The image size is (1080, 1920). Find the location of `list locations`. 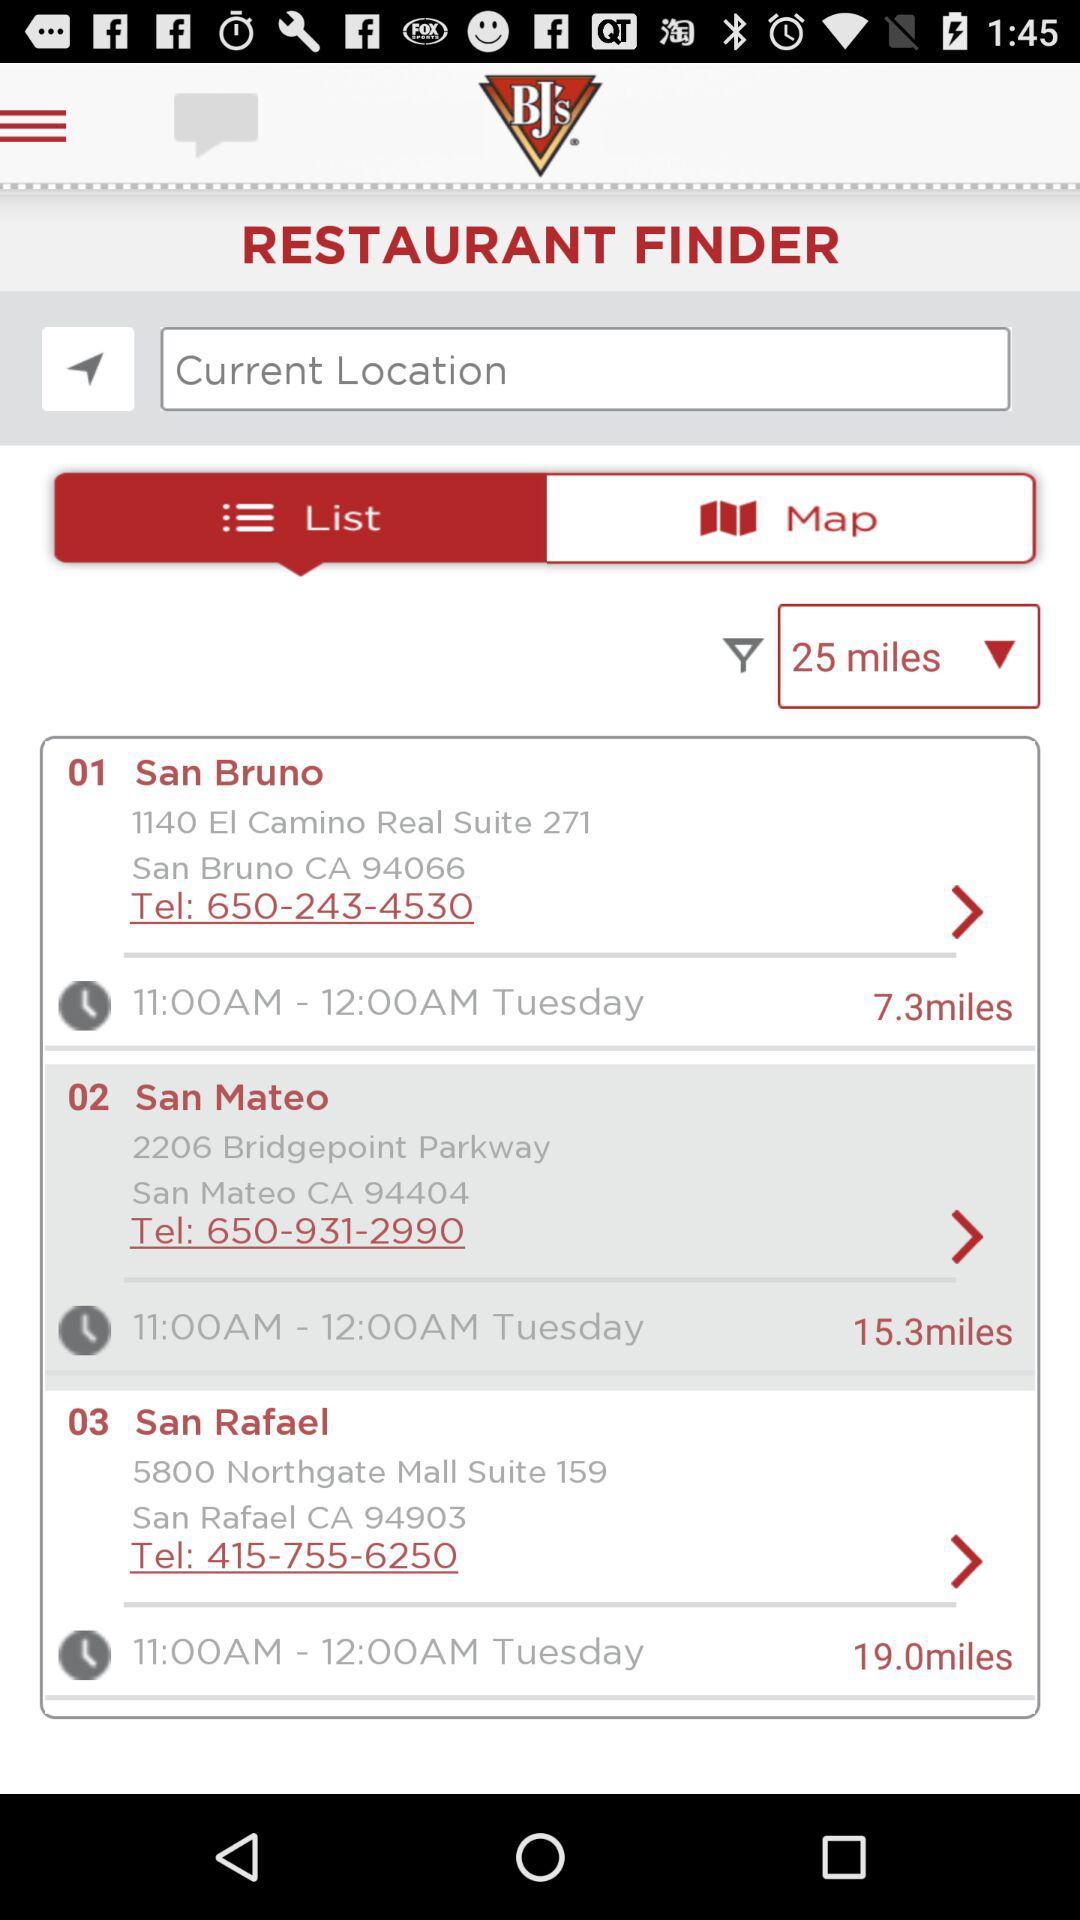

list locations is located at coordinates (293, 518).